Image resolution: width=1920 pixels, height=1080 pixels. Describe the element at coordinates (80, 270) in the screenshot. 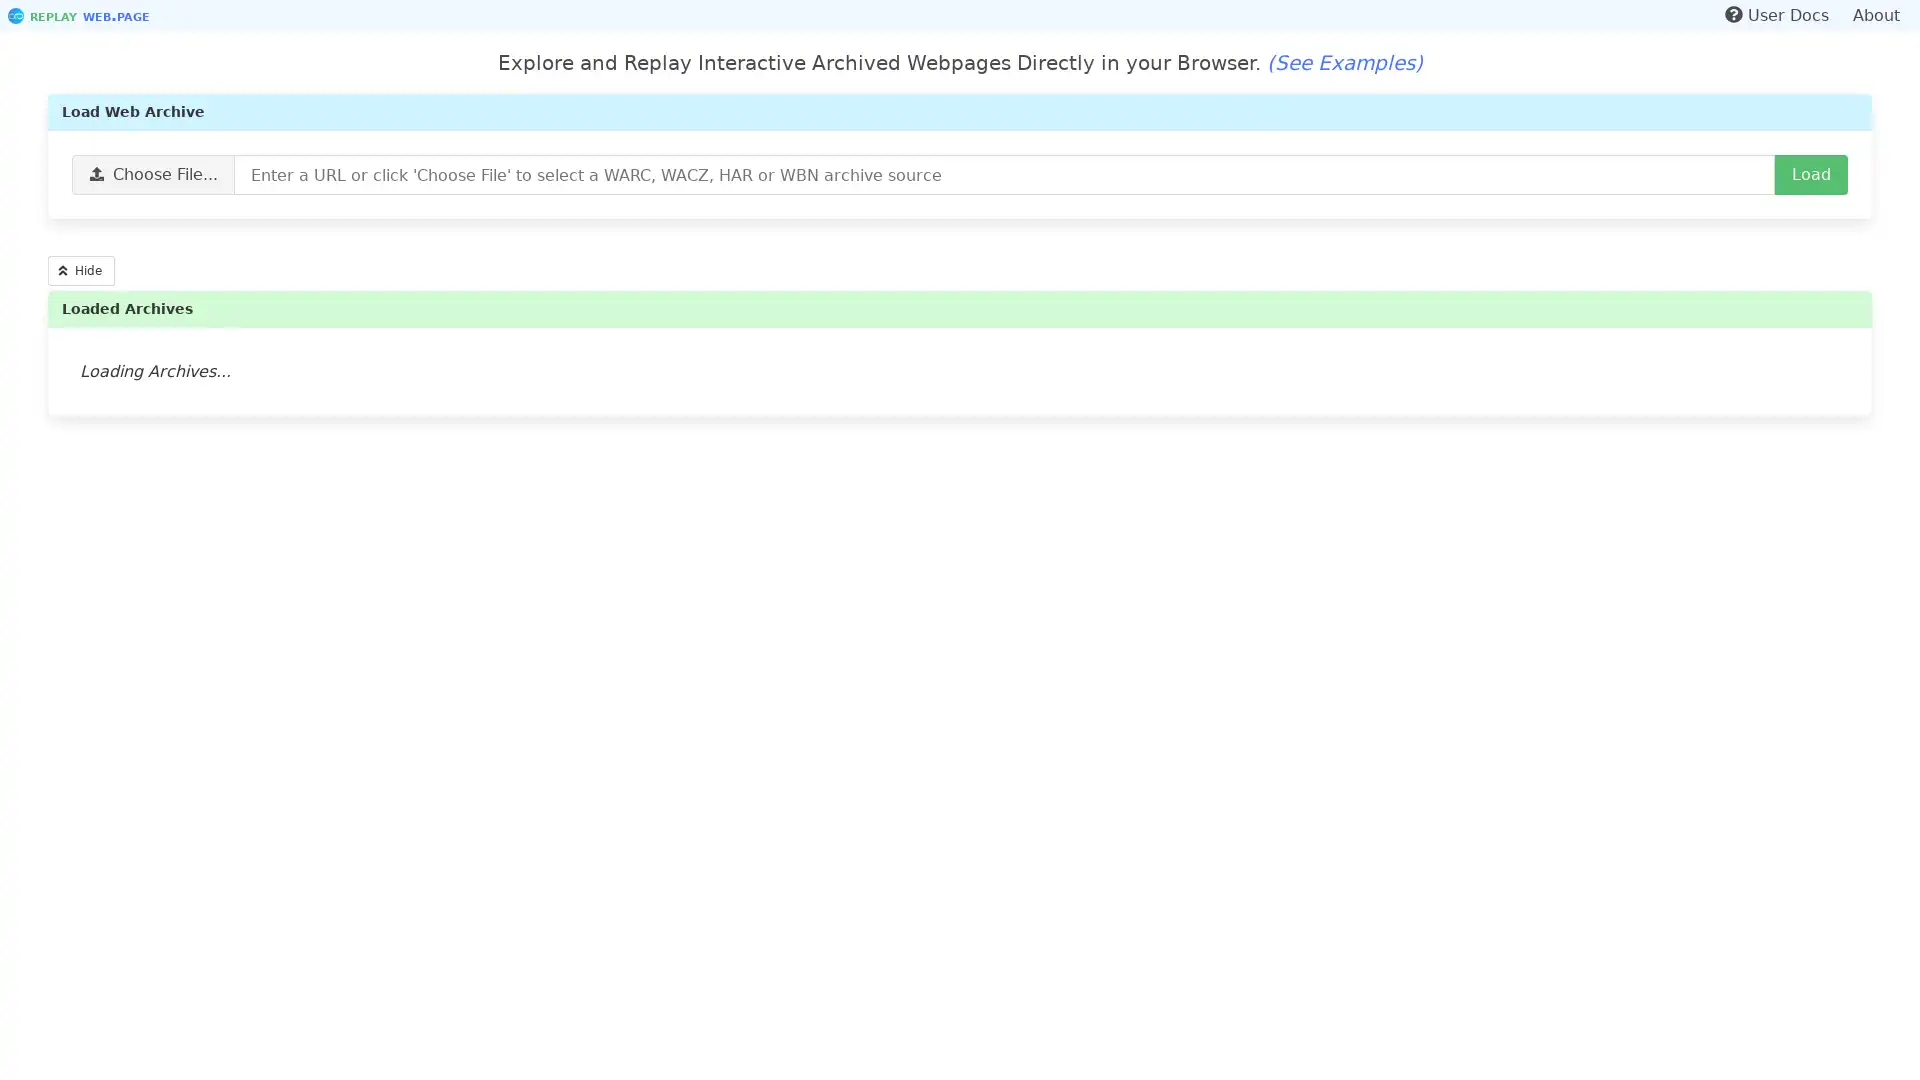

I see `Hide Header` at that location.